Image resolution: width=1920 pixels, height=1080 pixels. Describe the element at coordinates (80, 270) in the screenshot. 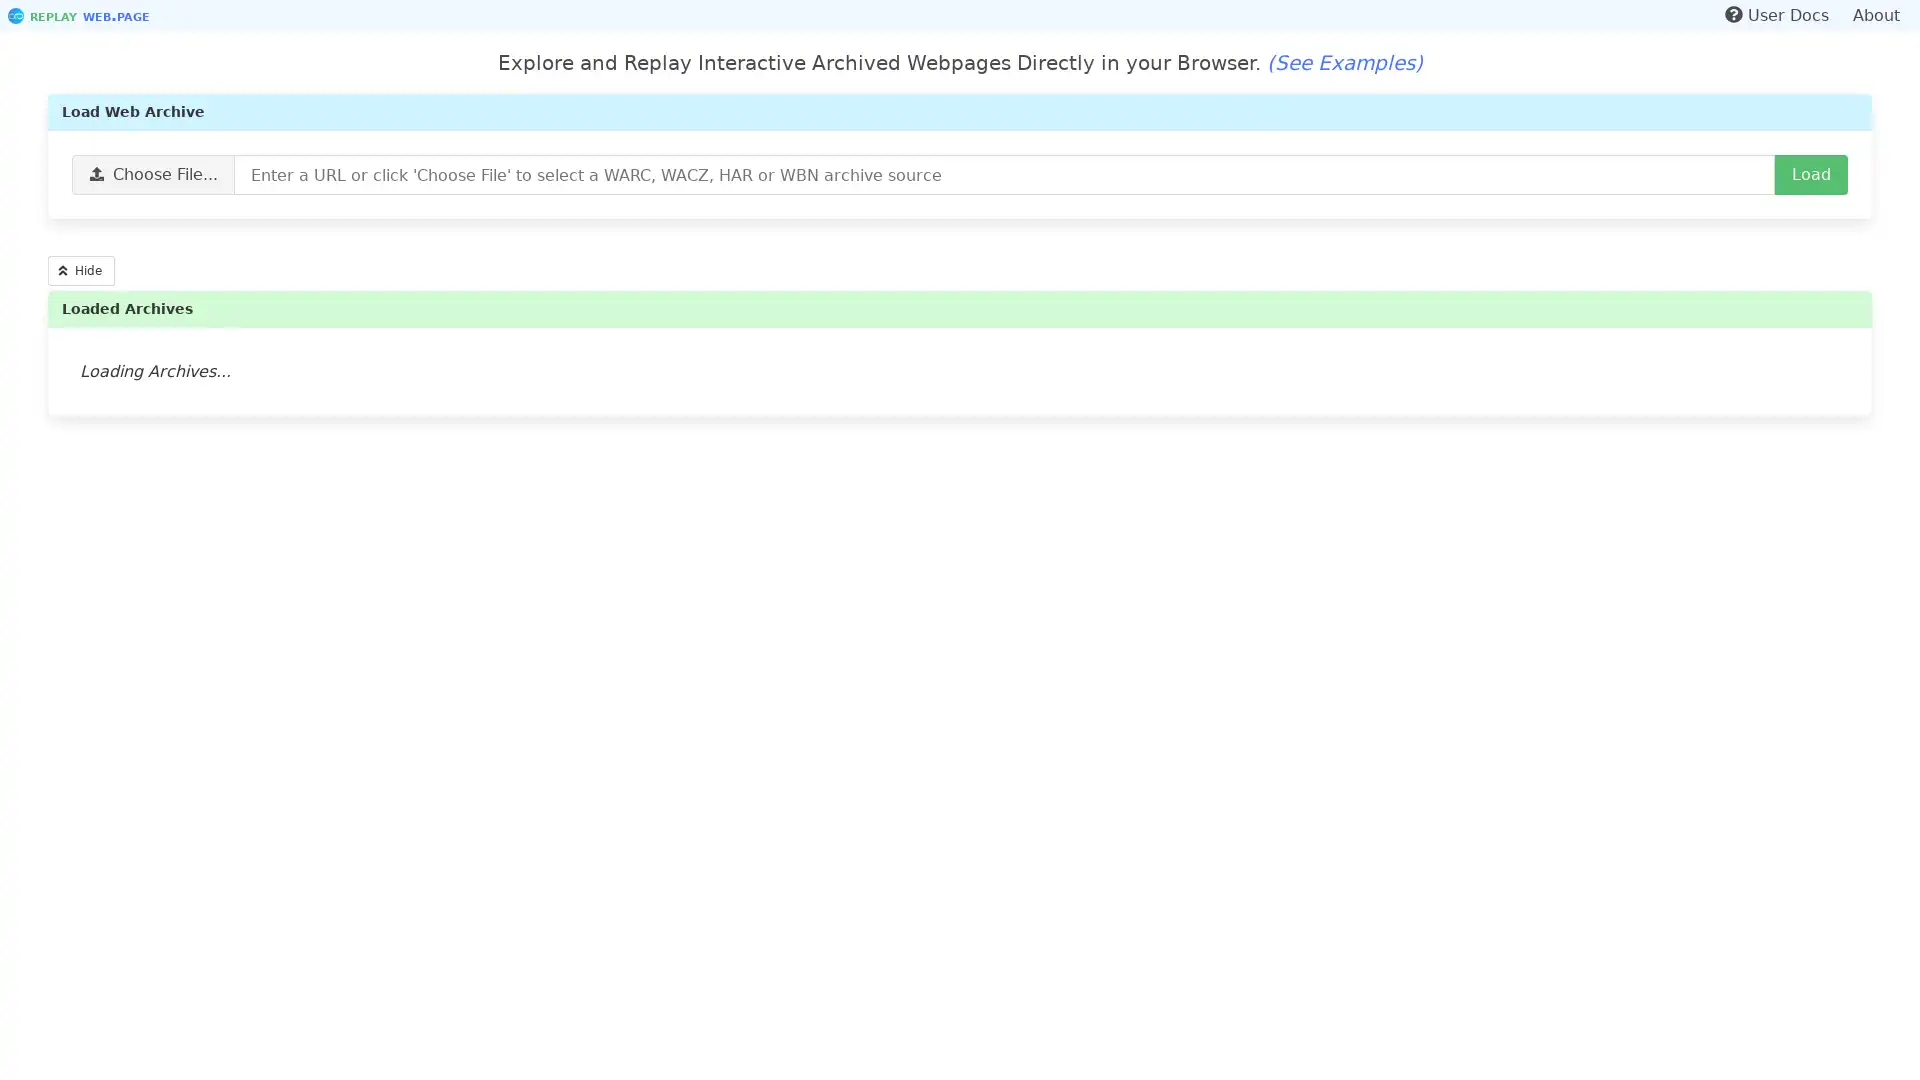

I see `Hide Header` at that location.